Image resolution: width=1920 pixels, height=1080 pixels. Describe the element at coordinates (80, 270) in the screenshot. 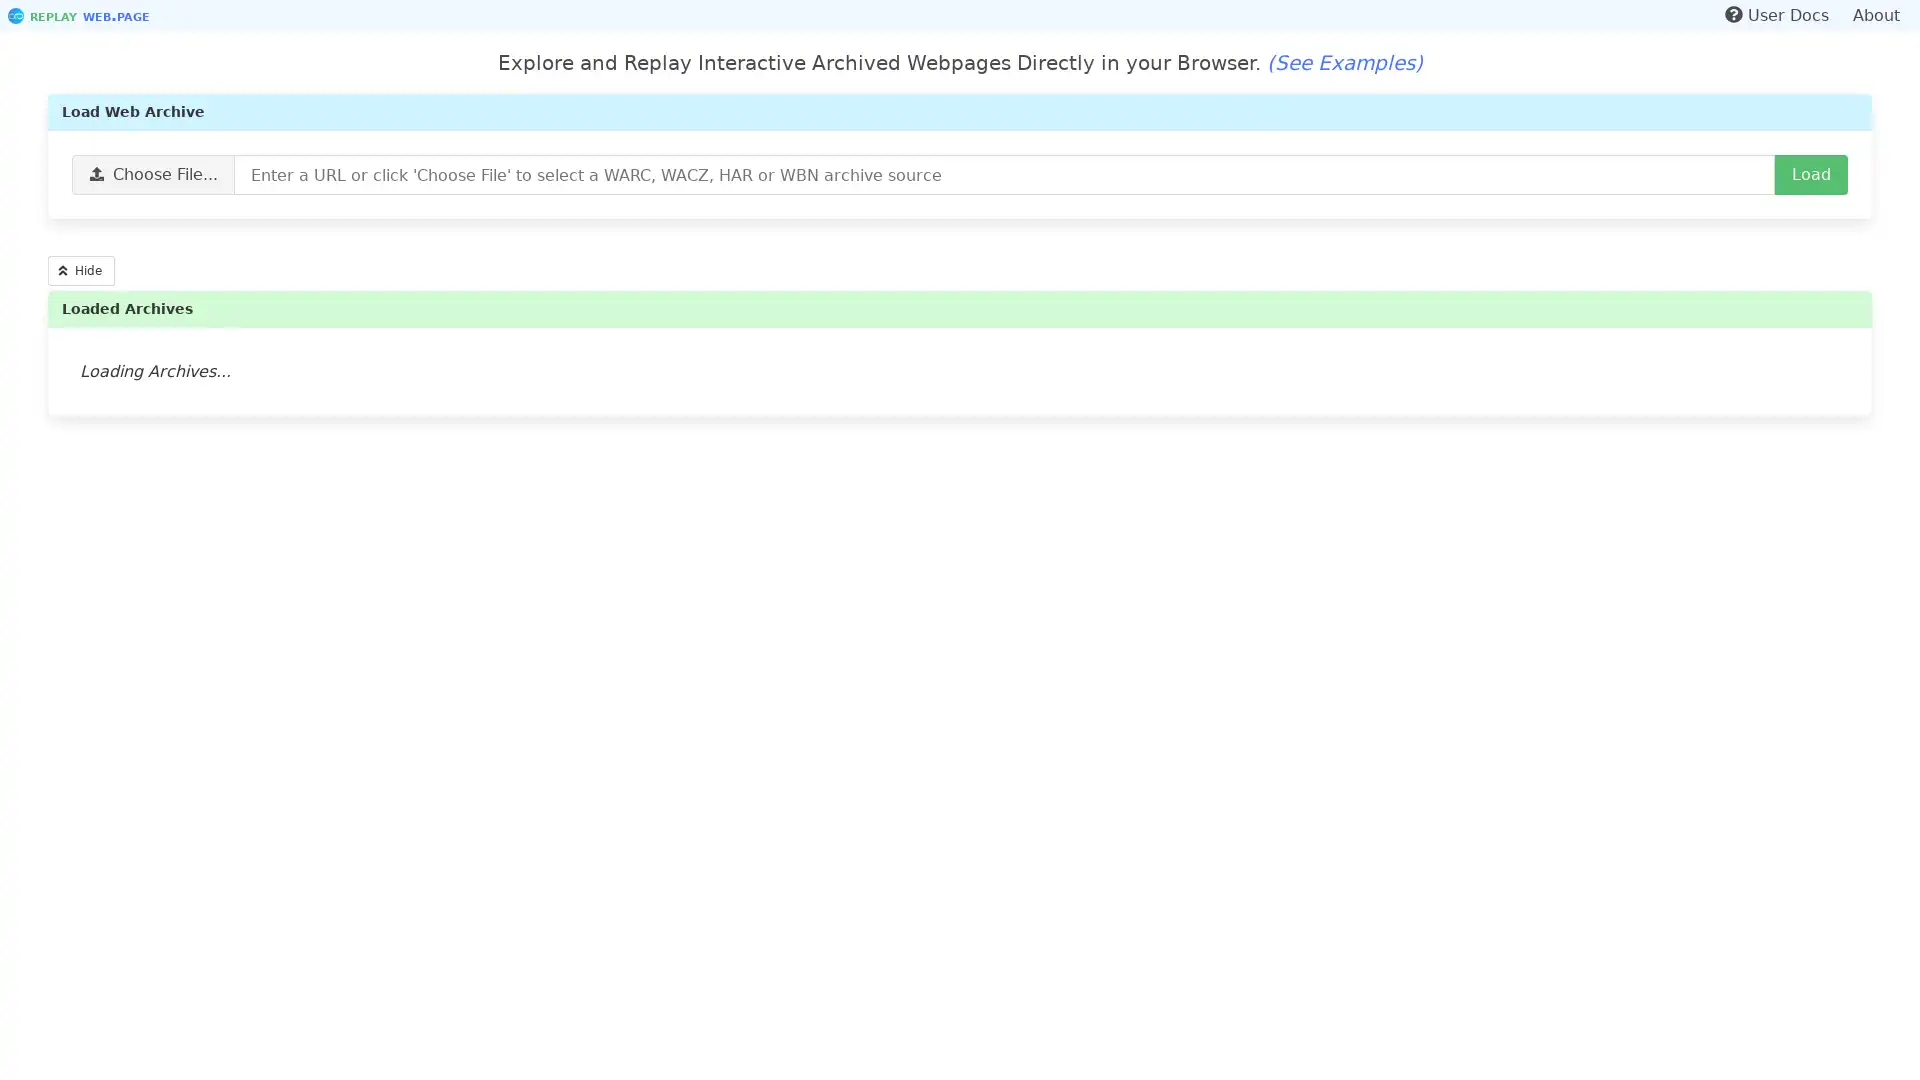

I see `Hide Header` at that location.